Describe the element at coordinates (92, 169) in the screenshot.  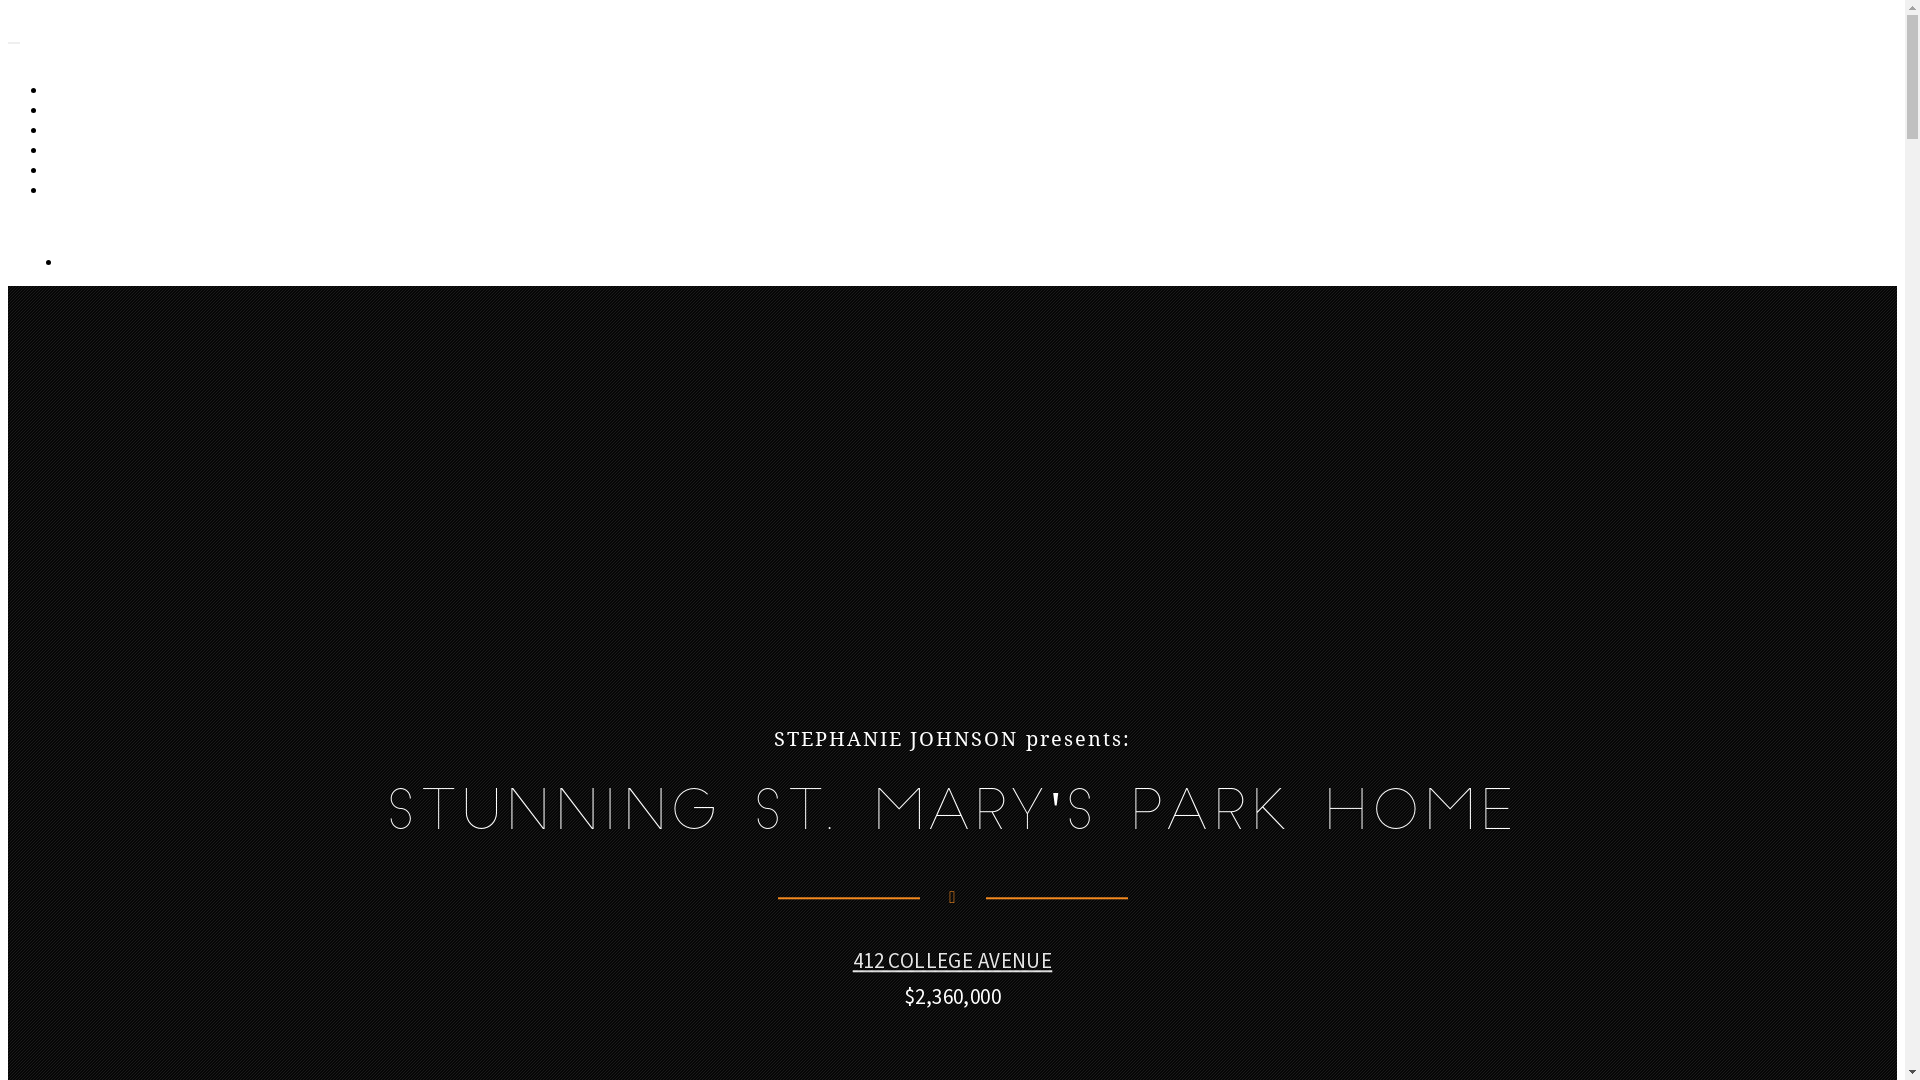
I see `'LOCATION'` at that location.